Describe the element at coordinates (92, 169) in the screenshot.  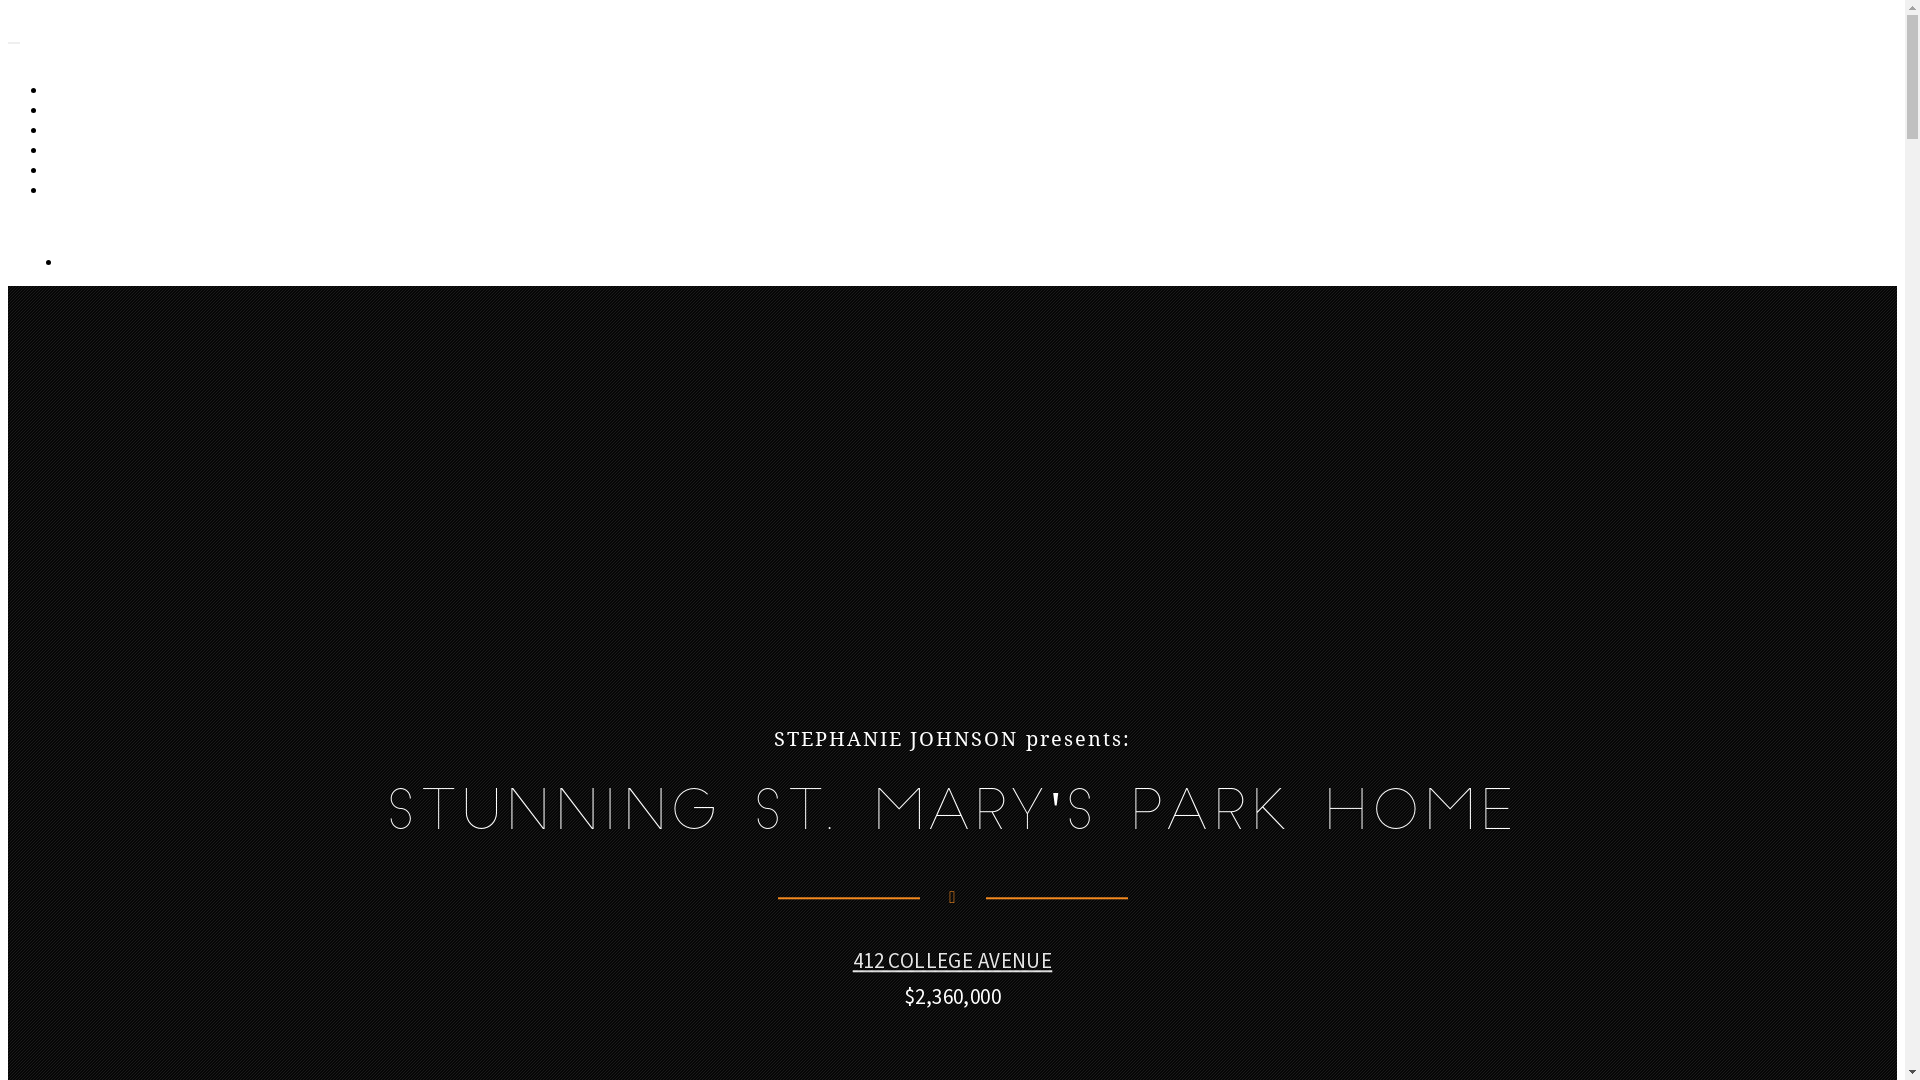
I see `'LOCATION'` at that location.